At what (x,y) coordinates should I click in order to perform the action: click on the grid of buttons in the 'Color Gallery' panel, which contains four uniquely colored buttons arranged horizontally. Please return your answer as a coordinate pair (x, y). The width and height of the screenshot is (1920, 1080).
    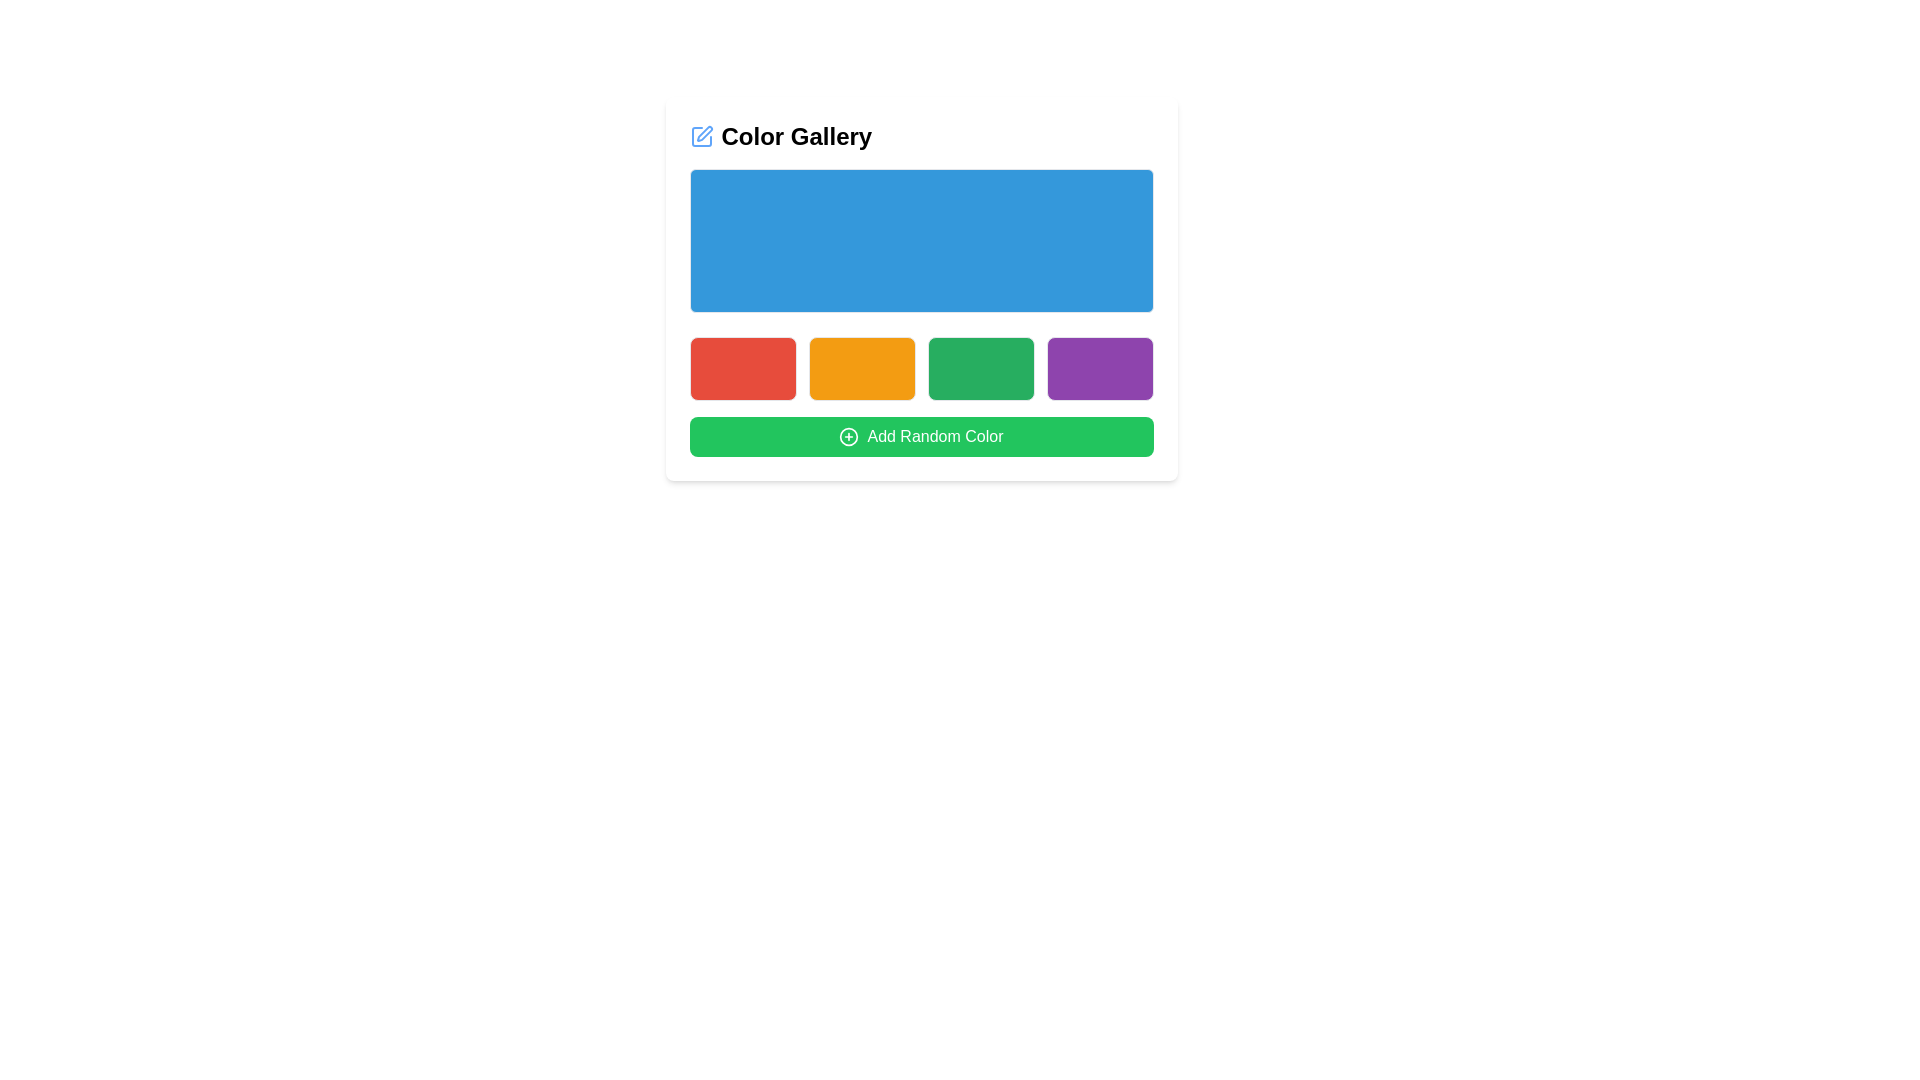
    Looking at the image, I should click on (920, 369).